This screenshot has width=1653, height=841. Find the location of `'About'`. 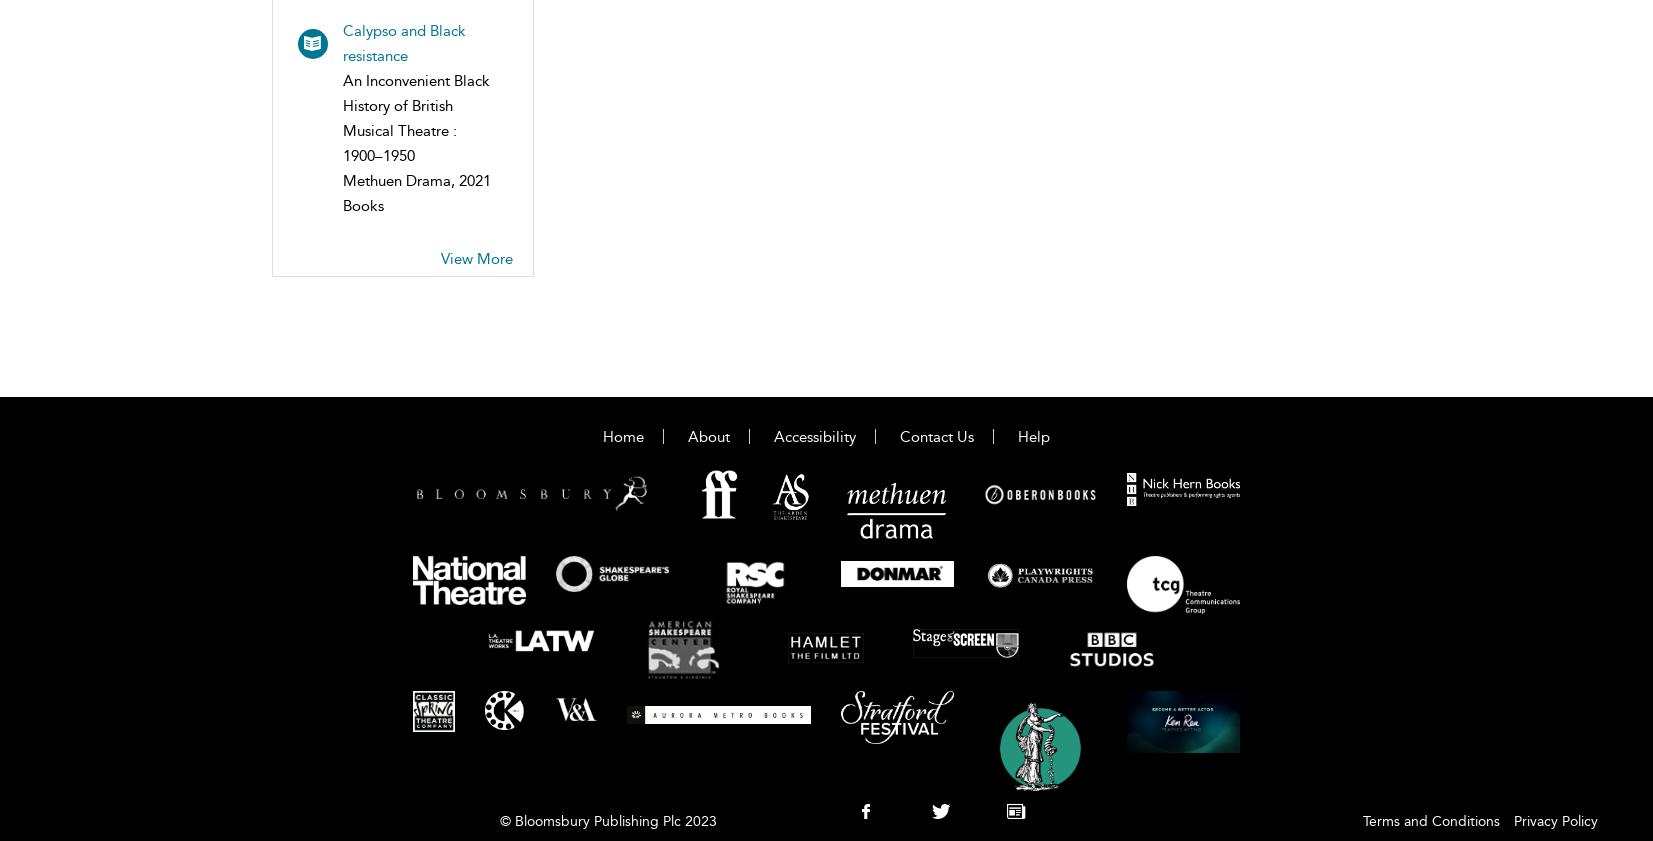

'About' is located at coordinates (707, 435).